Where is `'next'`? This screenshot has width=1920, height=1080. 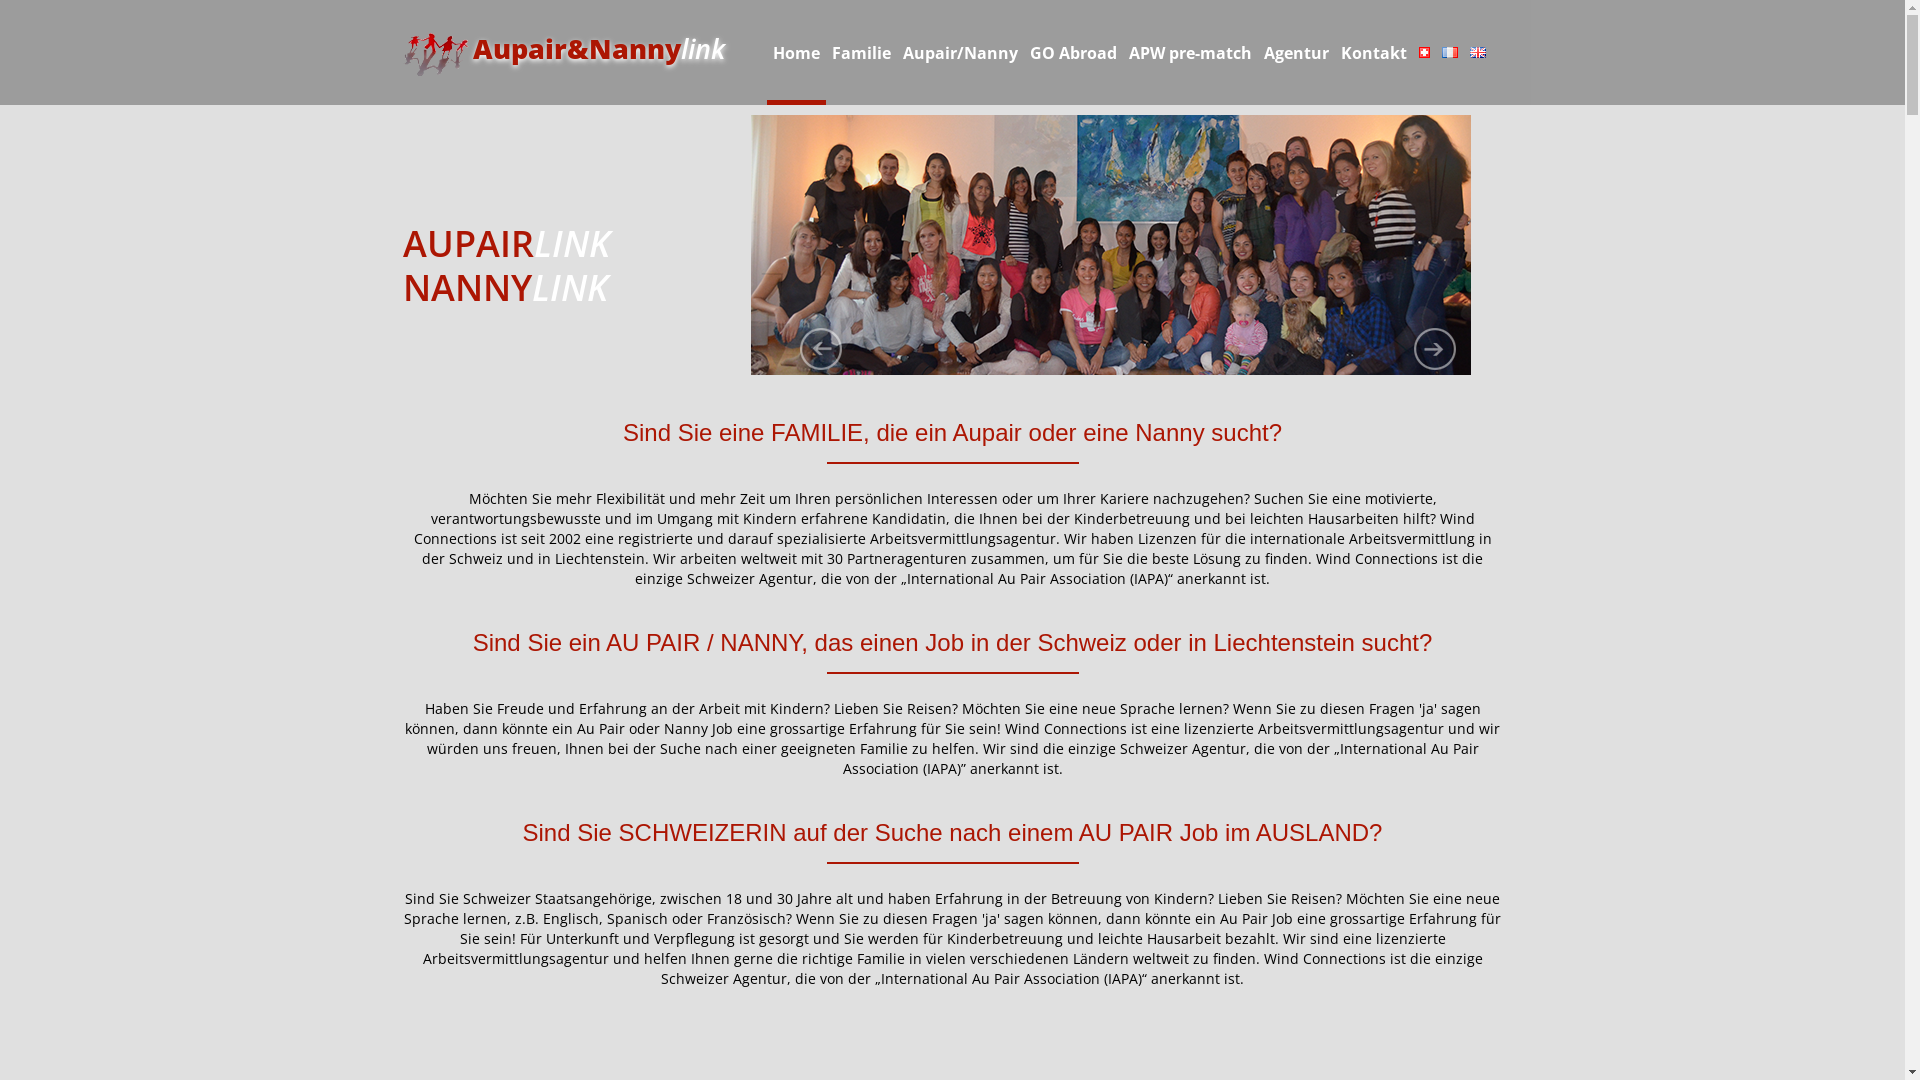 'next' is located at coordinates (1434, 347).